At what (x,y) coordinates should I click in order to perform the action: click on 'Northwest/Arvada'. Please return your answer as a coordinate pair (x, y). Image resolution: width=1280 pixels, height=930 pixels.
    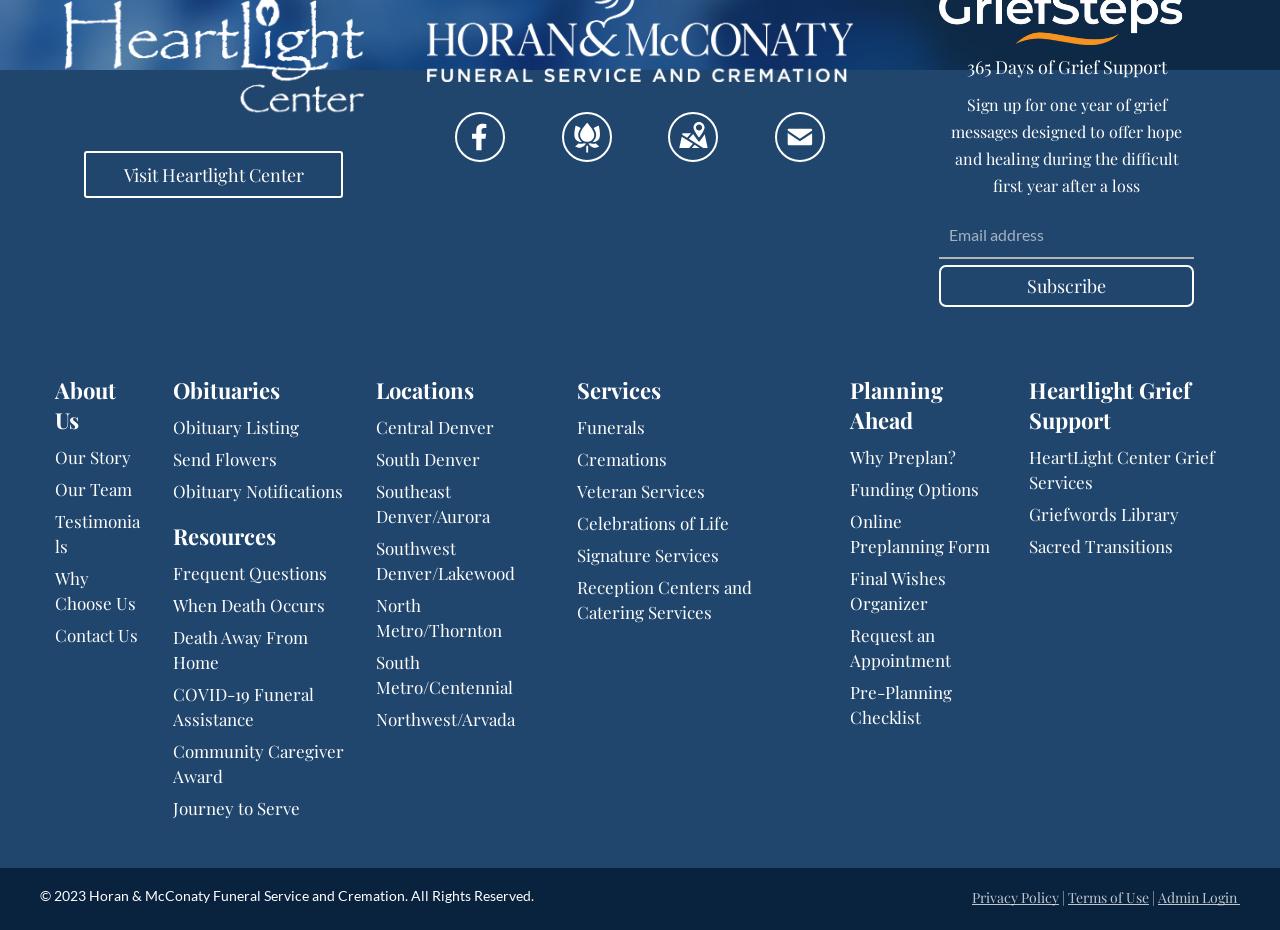
    Looking at the image, I should click on (375, 718).